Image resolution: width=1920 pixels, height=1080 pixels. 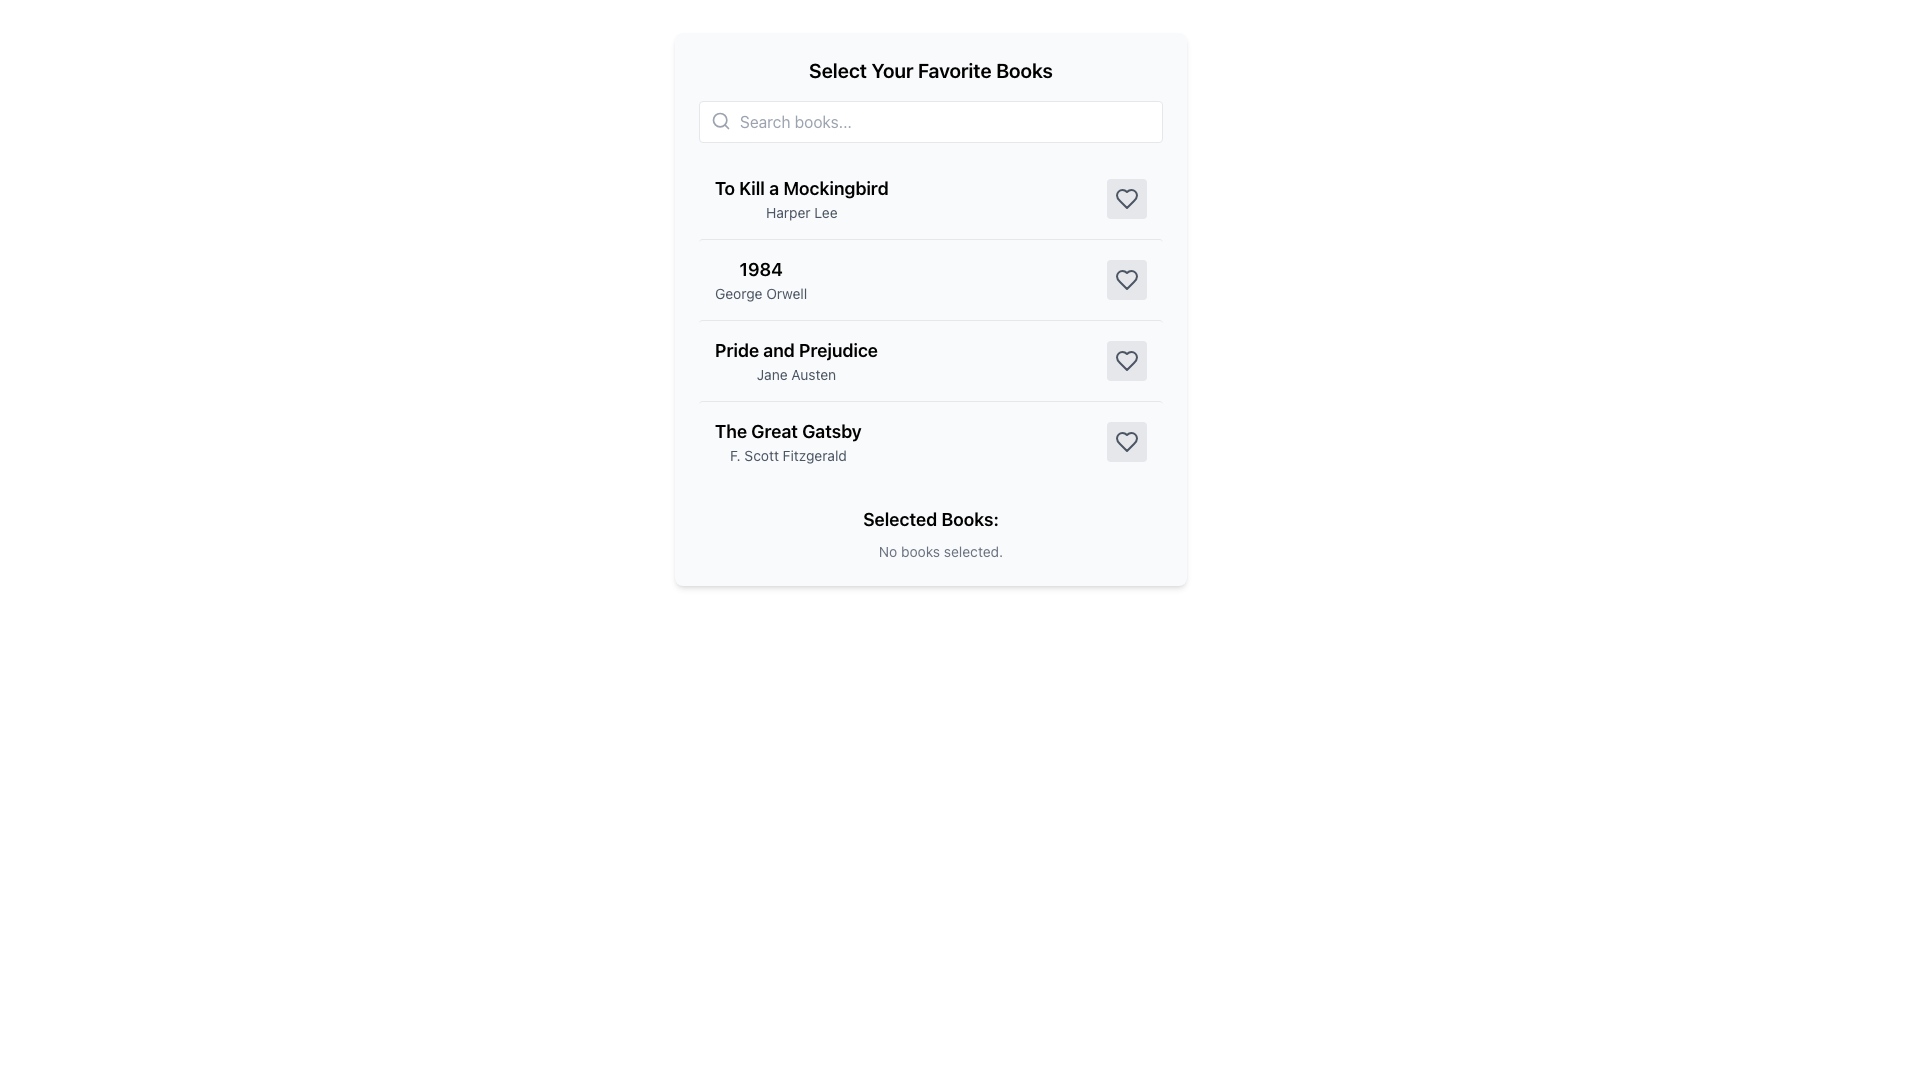 What do you see at coordinates (1127, 199) in the screenshot?
I see `the heart-shaped icon to favorite or unfavorite the book located to the right of the text 'To Kill a Mockingbird' by Harper Lee in the book selection list` at bounding box center [1127, 199].